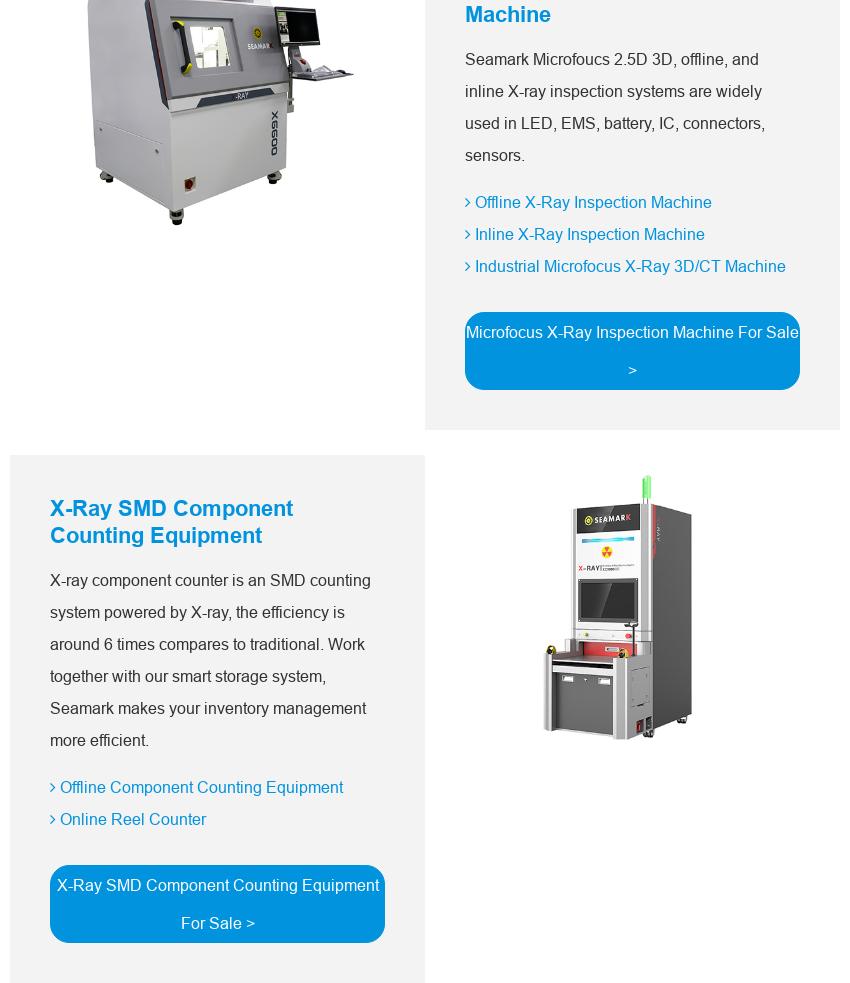  I want to click on 'Offline Component Counting Equipment', so click(198, 785).